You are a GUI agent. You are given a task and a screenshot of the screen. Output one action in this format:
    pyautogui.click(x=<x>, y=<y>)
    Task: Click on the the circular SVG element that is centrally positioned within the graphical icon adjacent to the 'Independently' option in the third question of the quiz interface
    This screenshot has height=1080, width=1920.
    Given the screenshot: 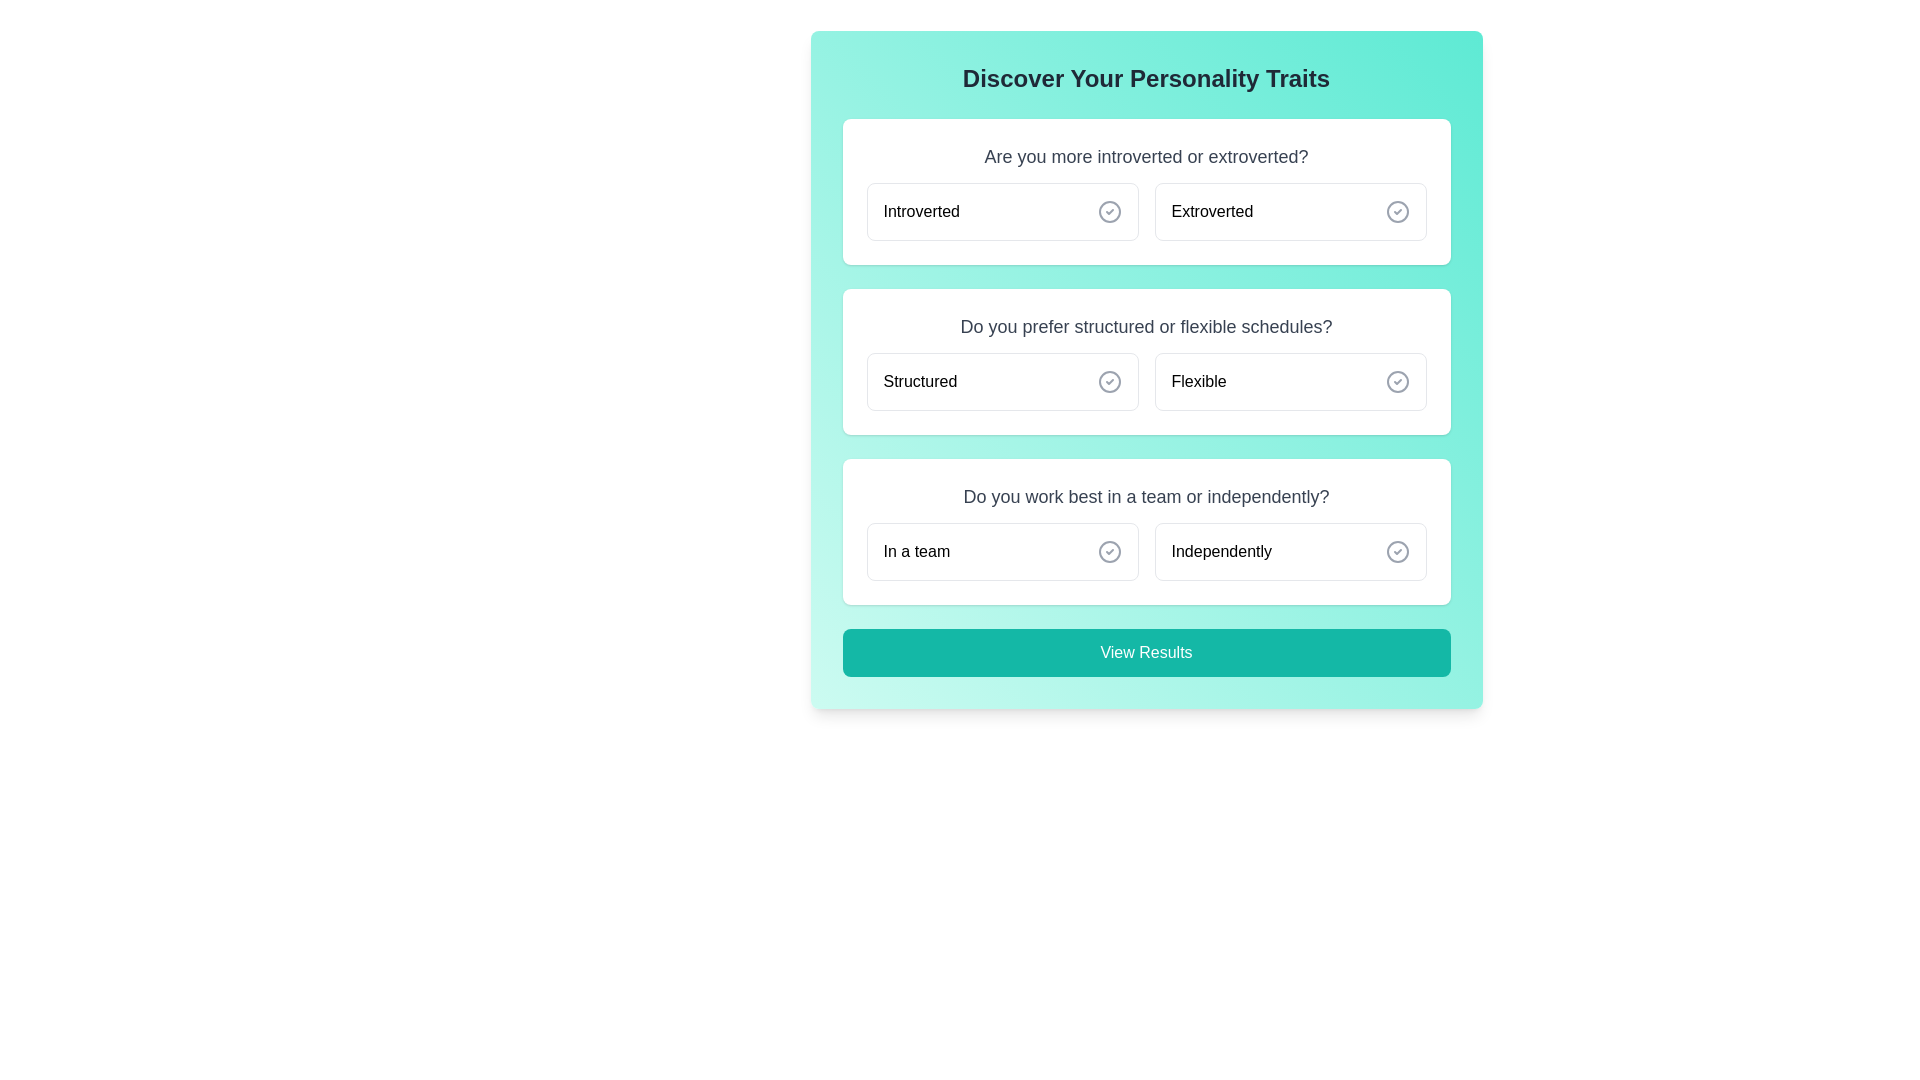 What is the action you would take?
    pyautogui.click(x=1396, y=551)
    